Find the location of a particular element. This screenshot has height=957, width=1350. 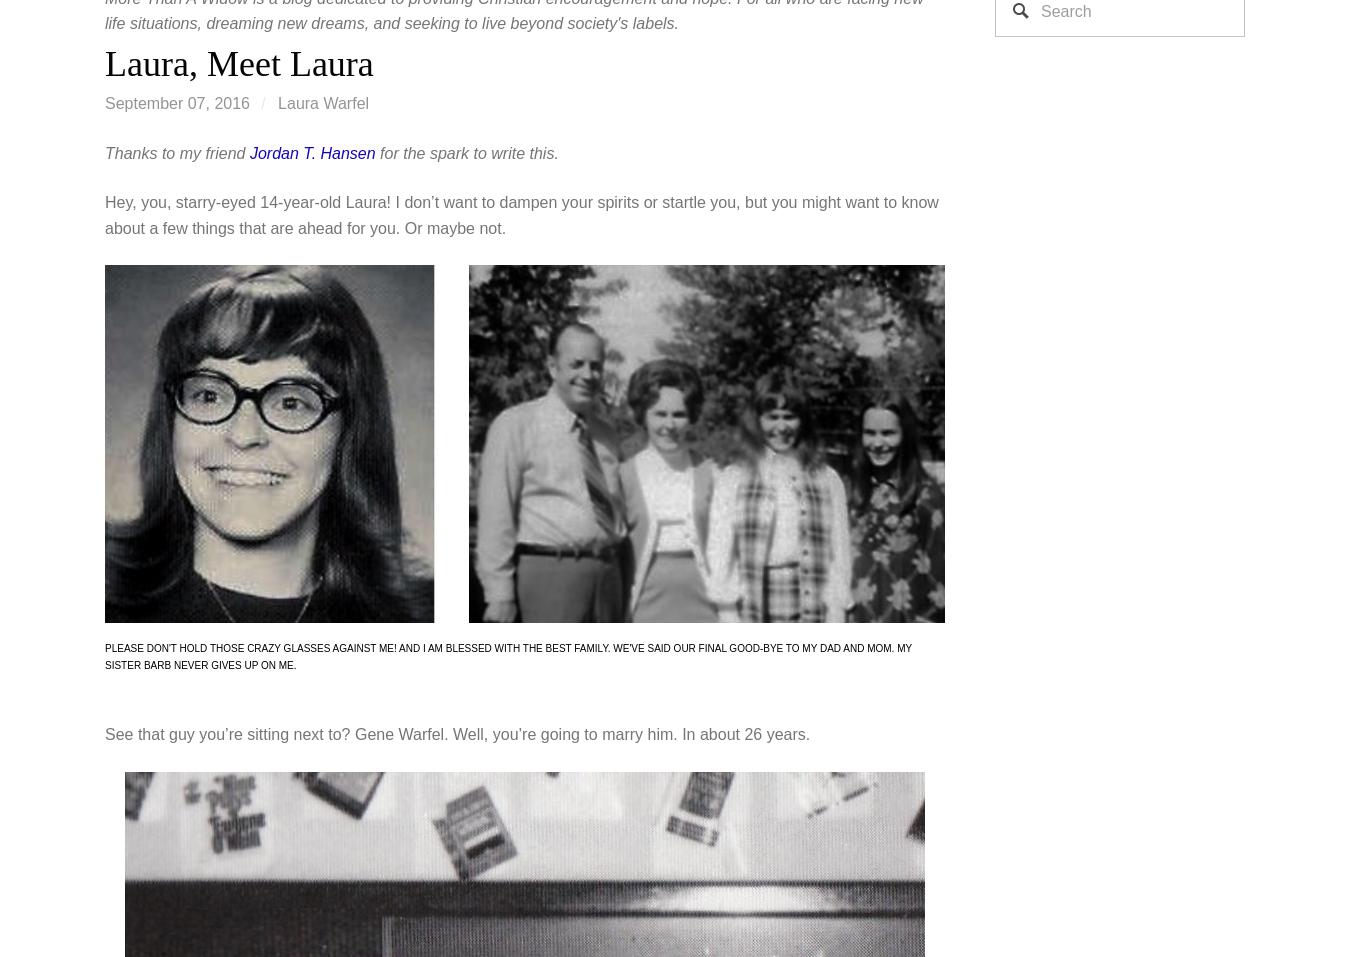

'Jordan T. Hansen' is located at coordinates (247, 152).